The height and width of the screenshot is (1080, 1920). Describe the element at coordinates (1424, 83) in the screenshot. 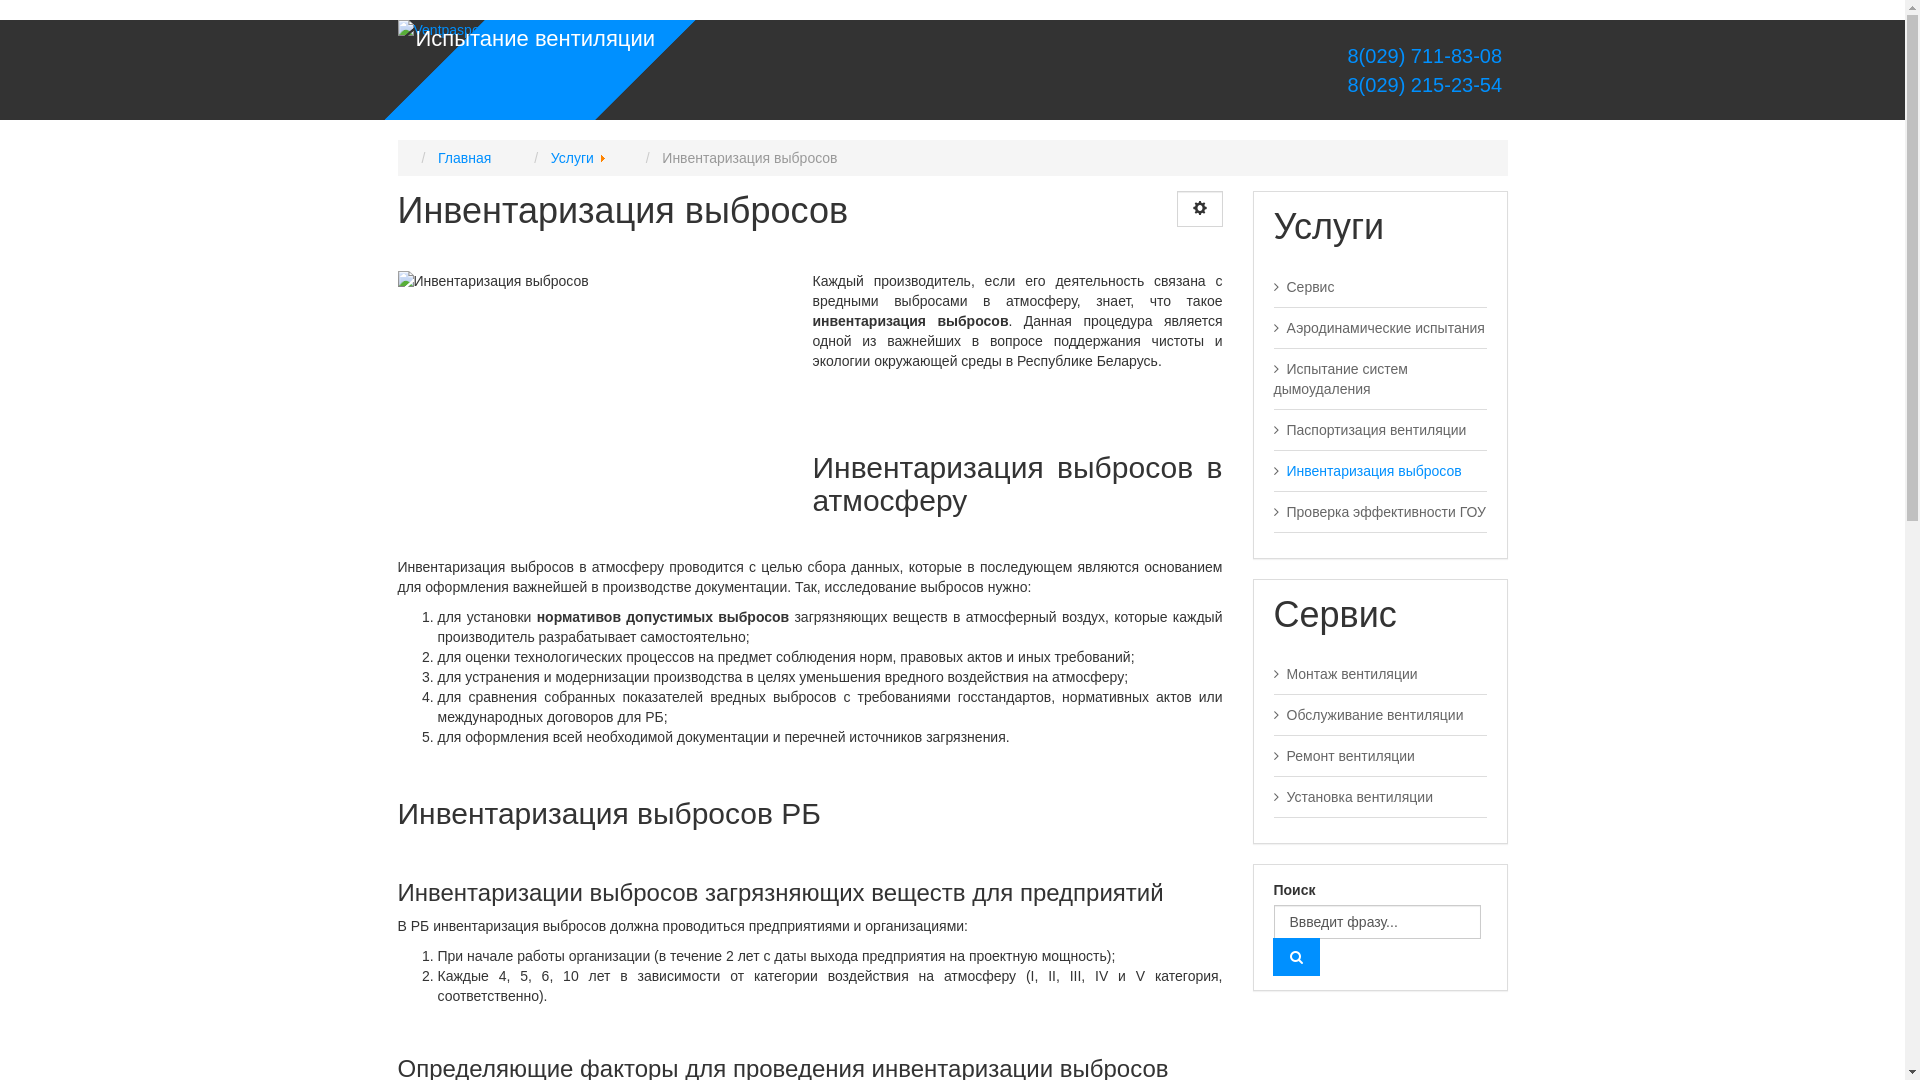

I see `'8(029) 215-23-54'` at that location.